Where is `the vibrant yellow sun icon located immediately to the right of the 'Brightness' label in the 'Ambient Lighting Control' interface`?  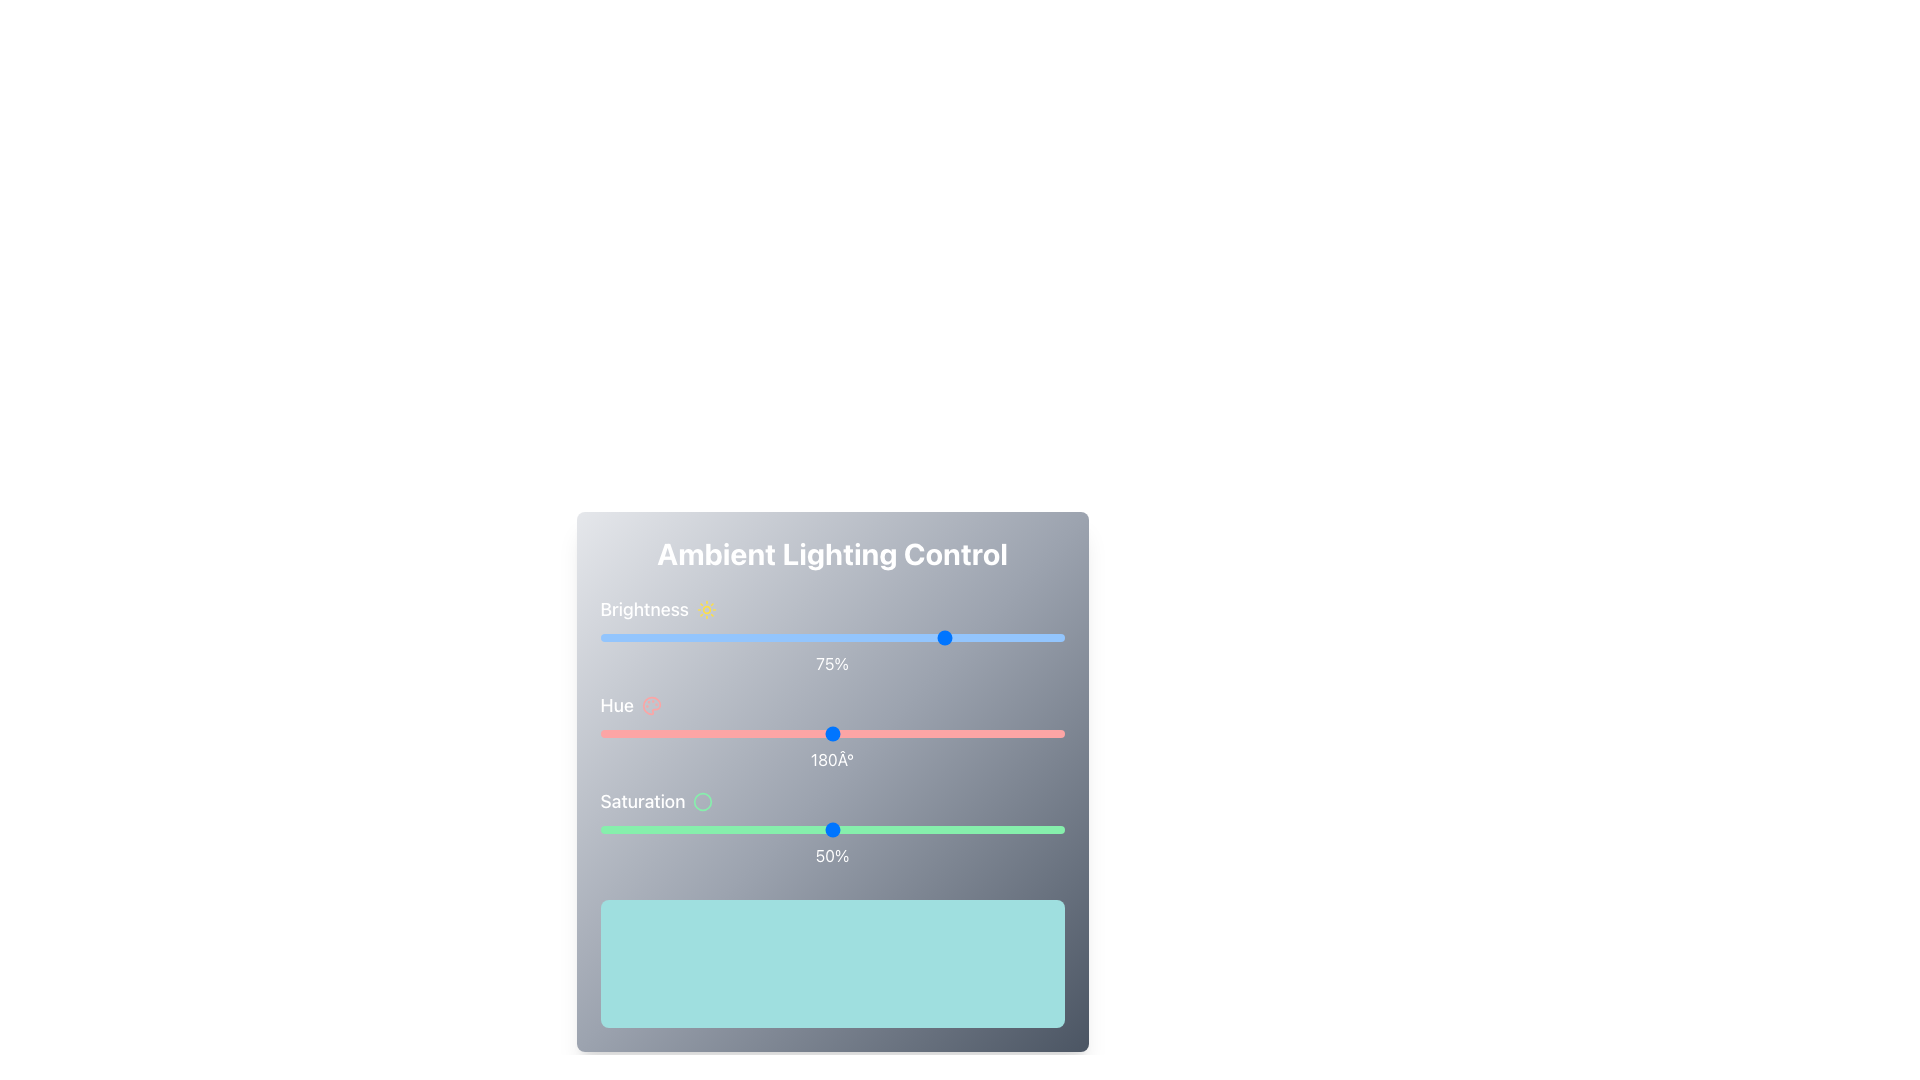
the vibrant yellow sun icon located immediately to the right of the 'Brightness' label in the 'Ambient Lighting Control' interface is located at coordinates (706, 608).